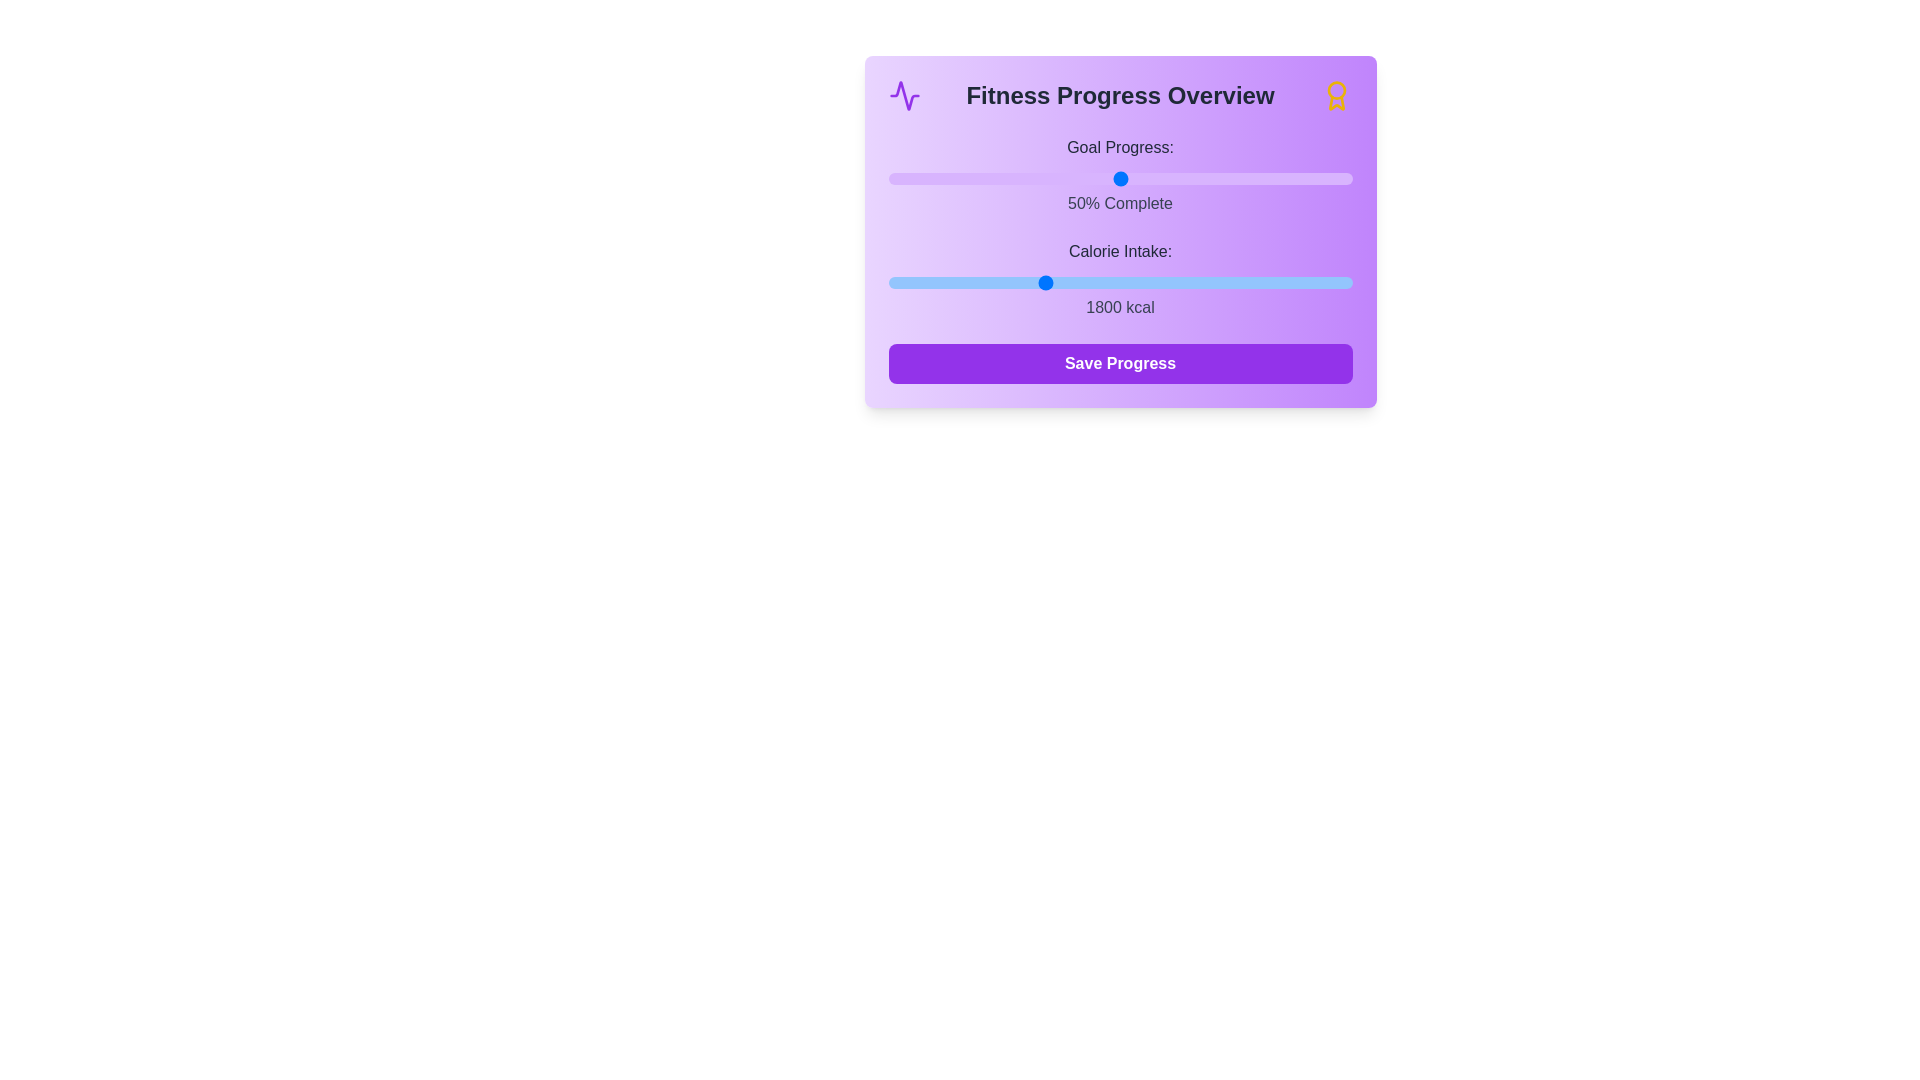 The image size is (1920, 1080). Describe the element at coordinates (1120, 177) in the screenshot. I see `the range slider located under 'Goal Progress:' and above '50% Complete' in the 'Fitness Progress Overview' panel to set a value` at that location.